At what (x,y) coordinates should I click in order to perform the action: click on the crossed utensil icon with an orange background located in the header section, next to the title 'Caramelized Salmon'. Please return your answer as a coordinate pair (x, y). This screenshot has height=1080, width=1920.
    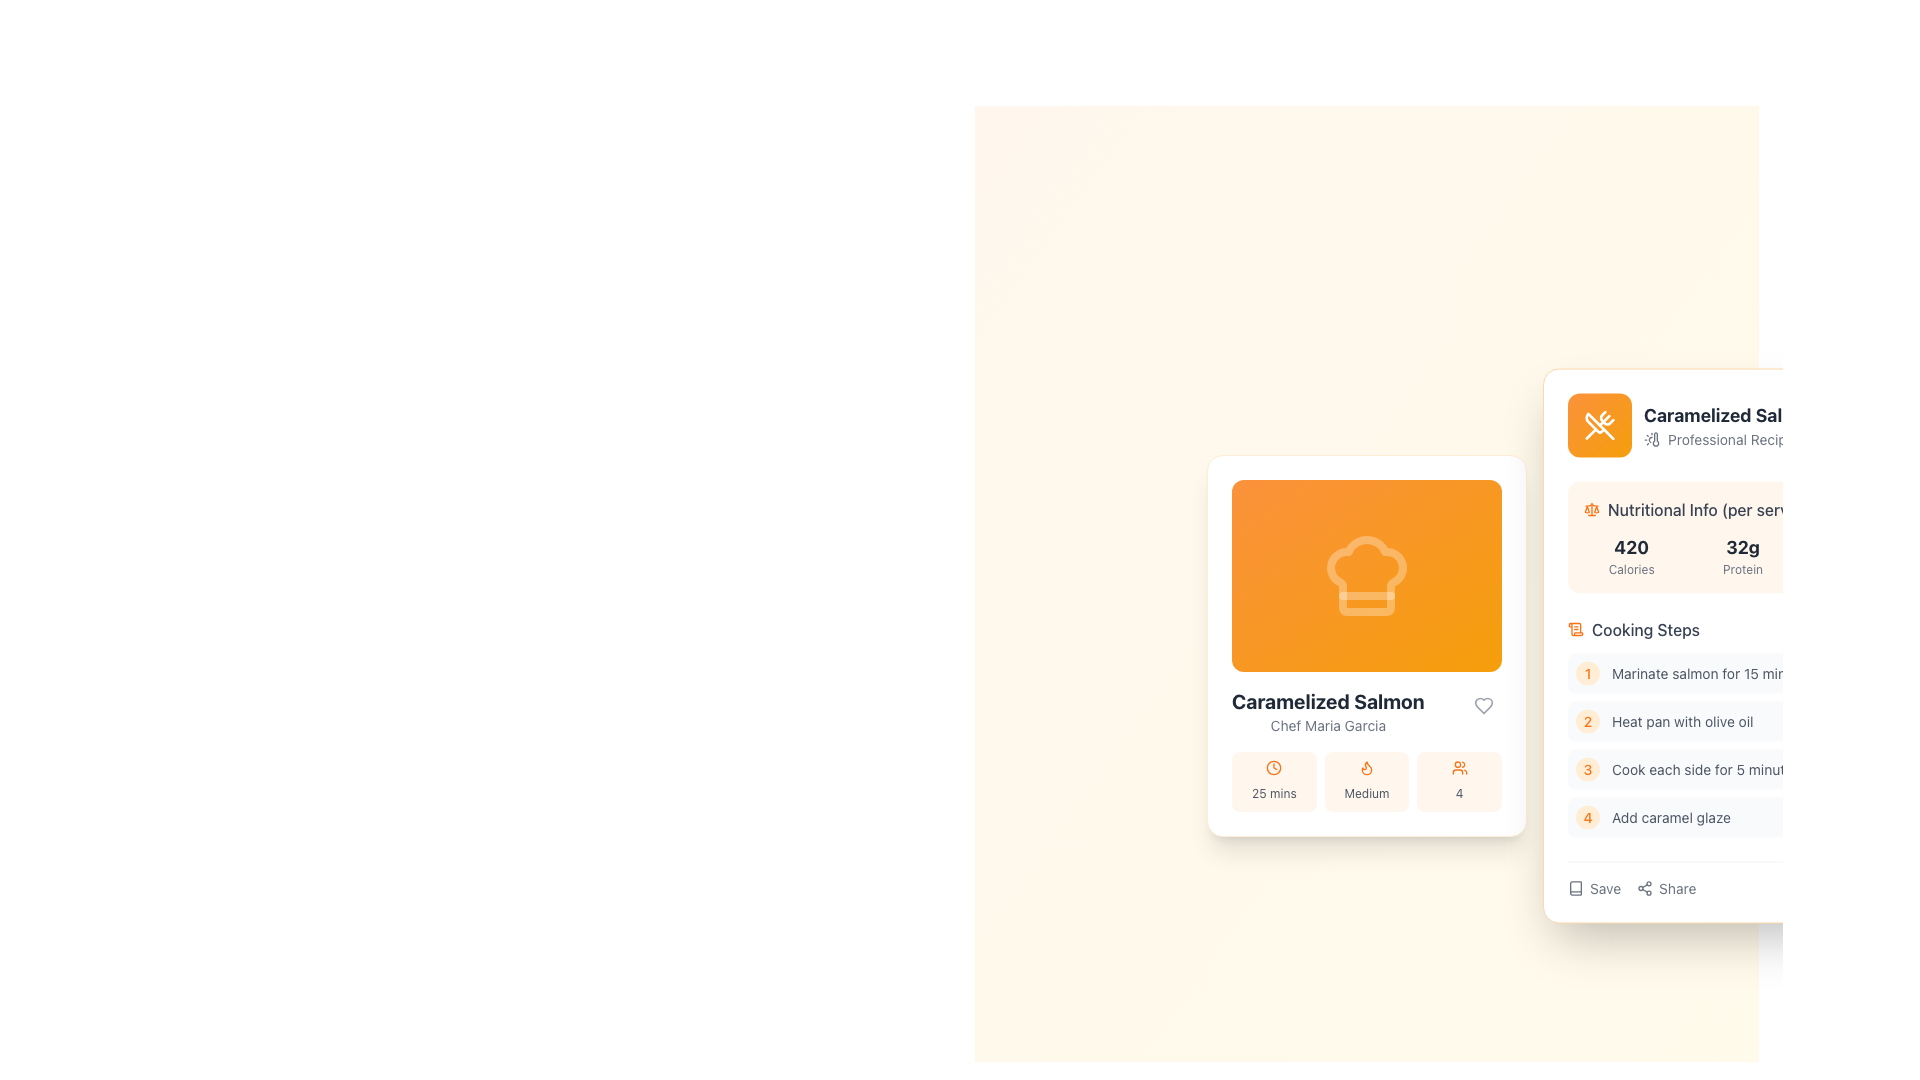
    Looking at the image, I should click on (1598, 423).